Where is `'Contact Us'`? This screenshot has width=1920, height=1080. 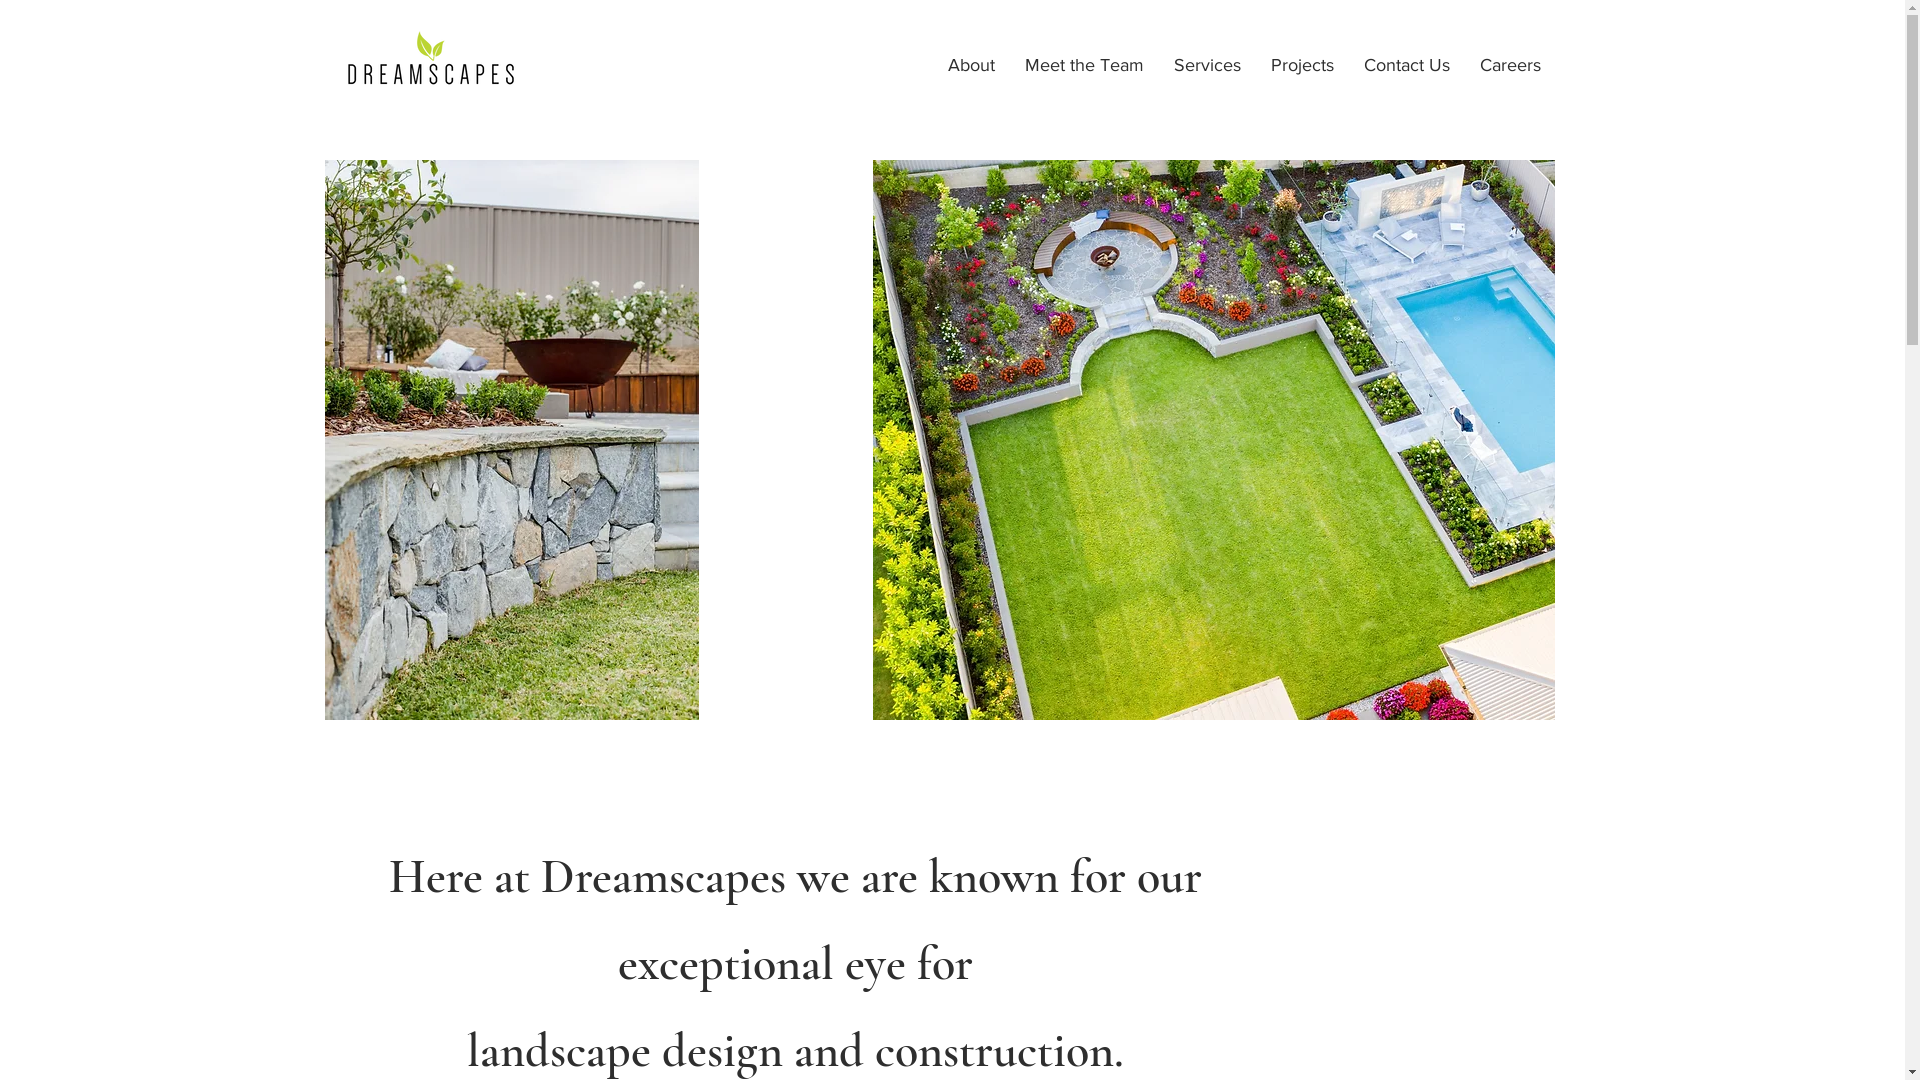
'Contact Us' is located at coordinates (1405, 64).